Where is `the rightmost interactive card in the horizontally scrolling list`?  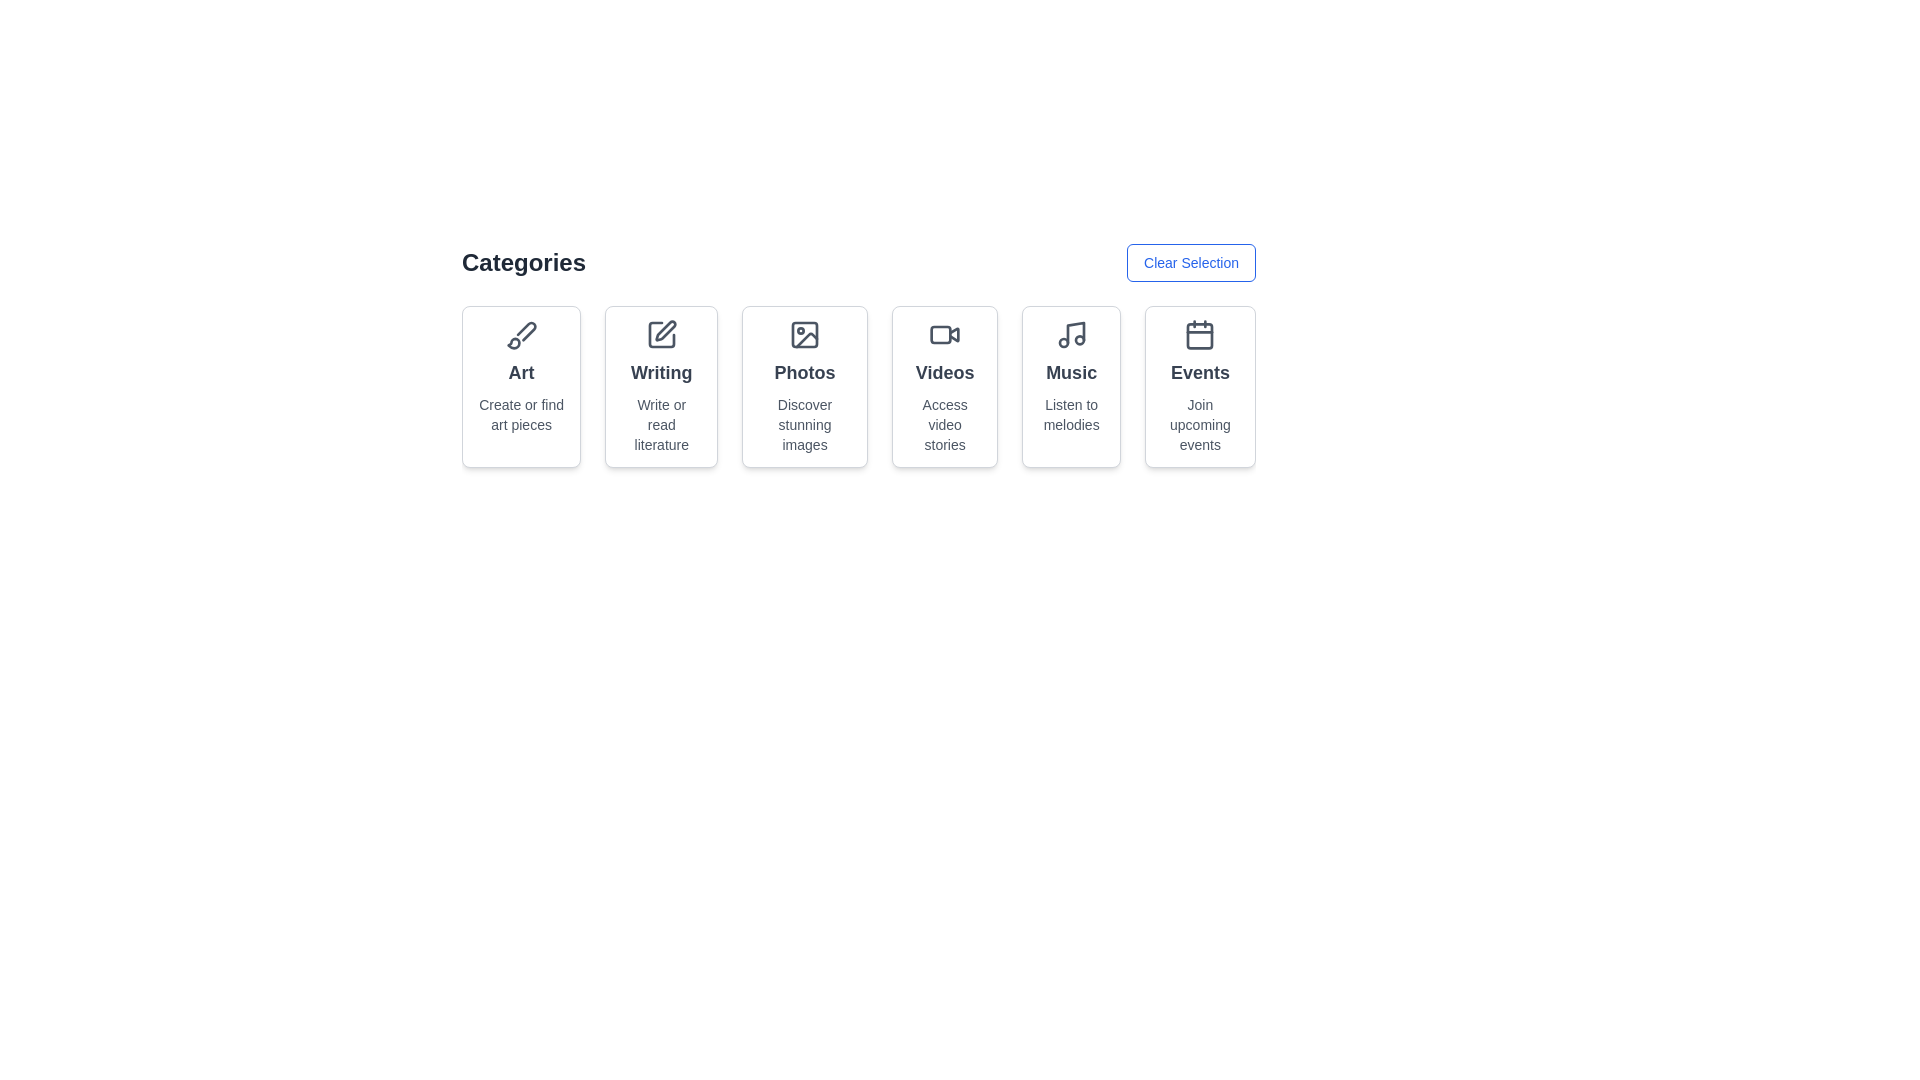 the rightmost interactive card in the horizontally scrolling list is located at coordinates (1200, 386).